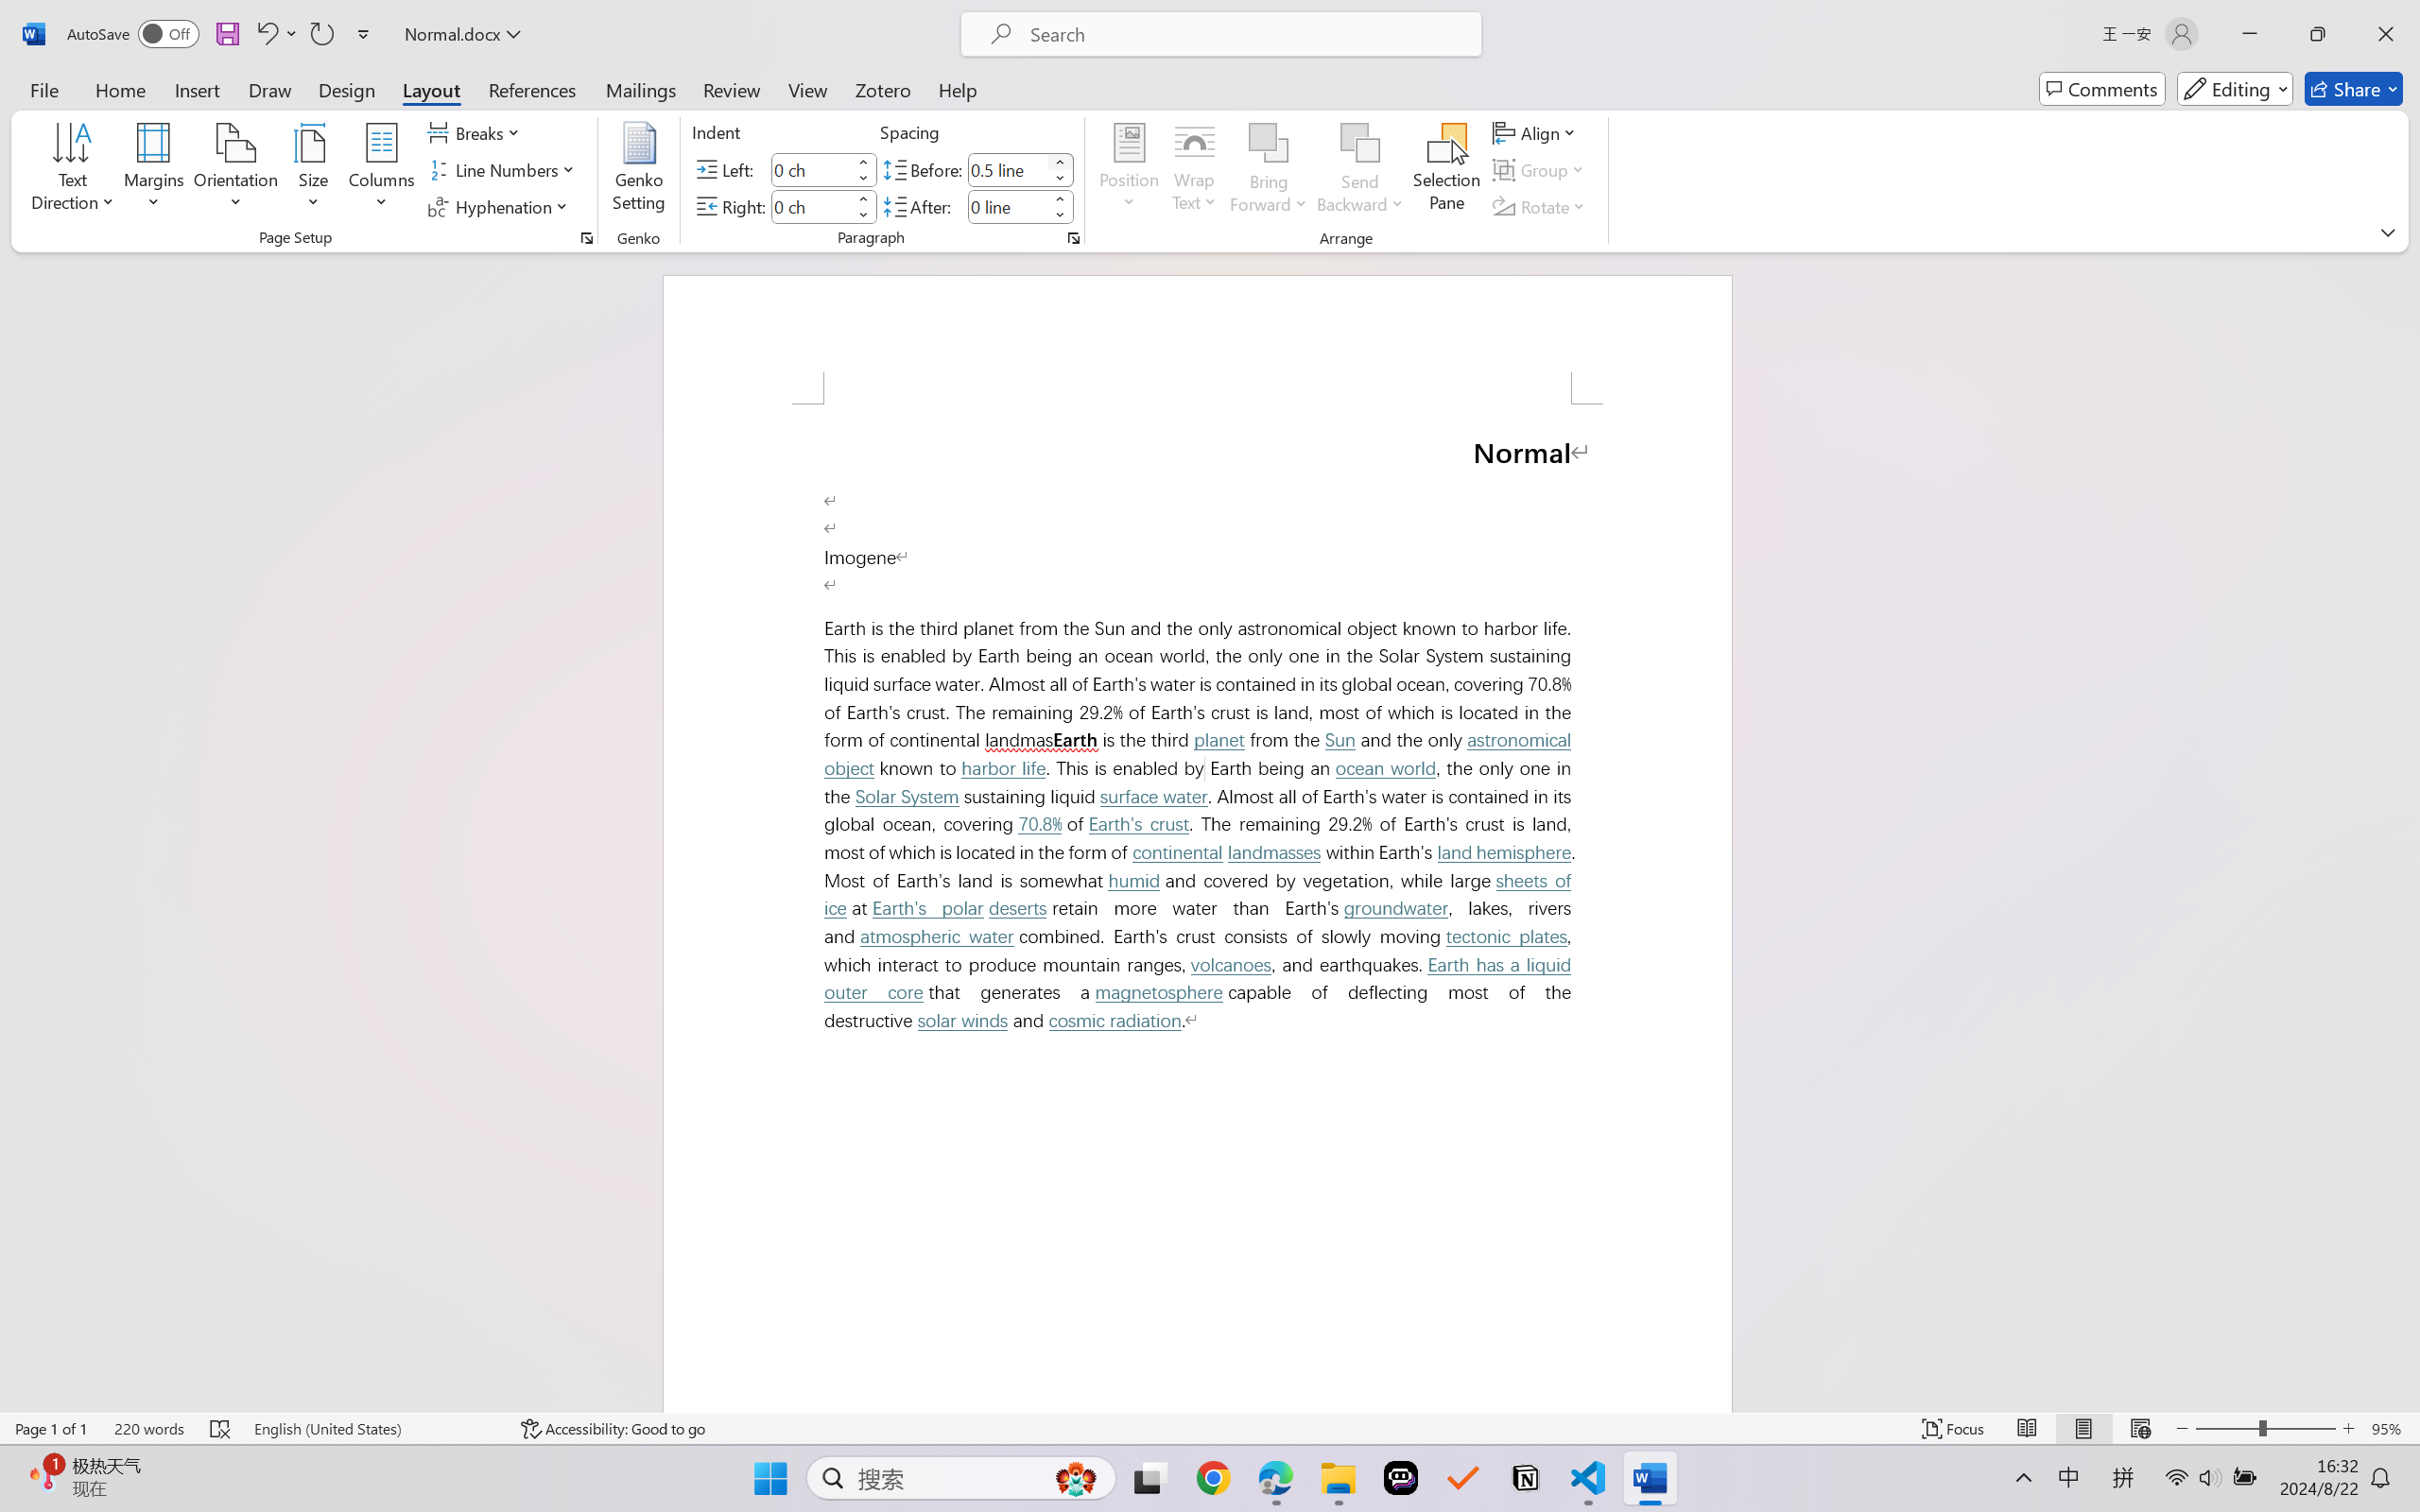  What do you see at coordinates (1202, 979) in the screenshot?
I see `'Earth has a liquid outer core'` at bounding box center [1202, 979].